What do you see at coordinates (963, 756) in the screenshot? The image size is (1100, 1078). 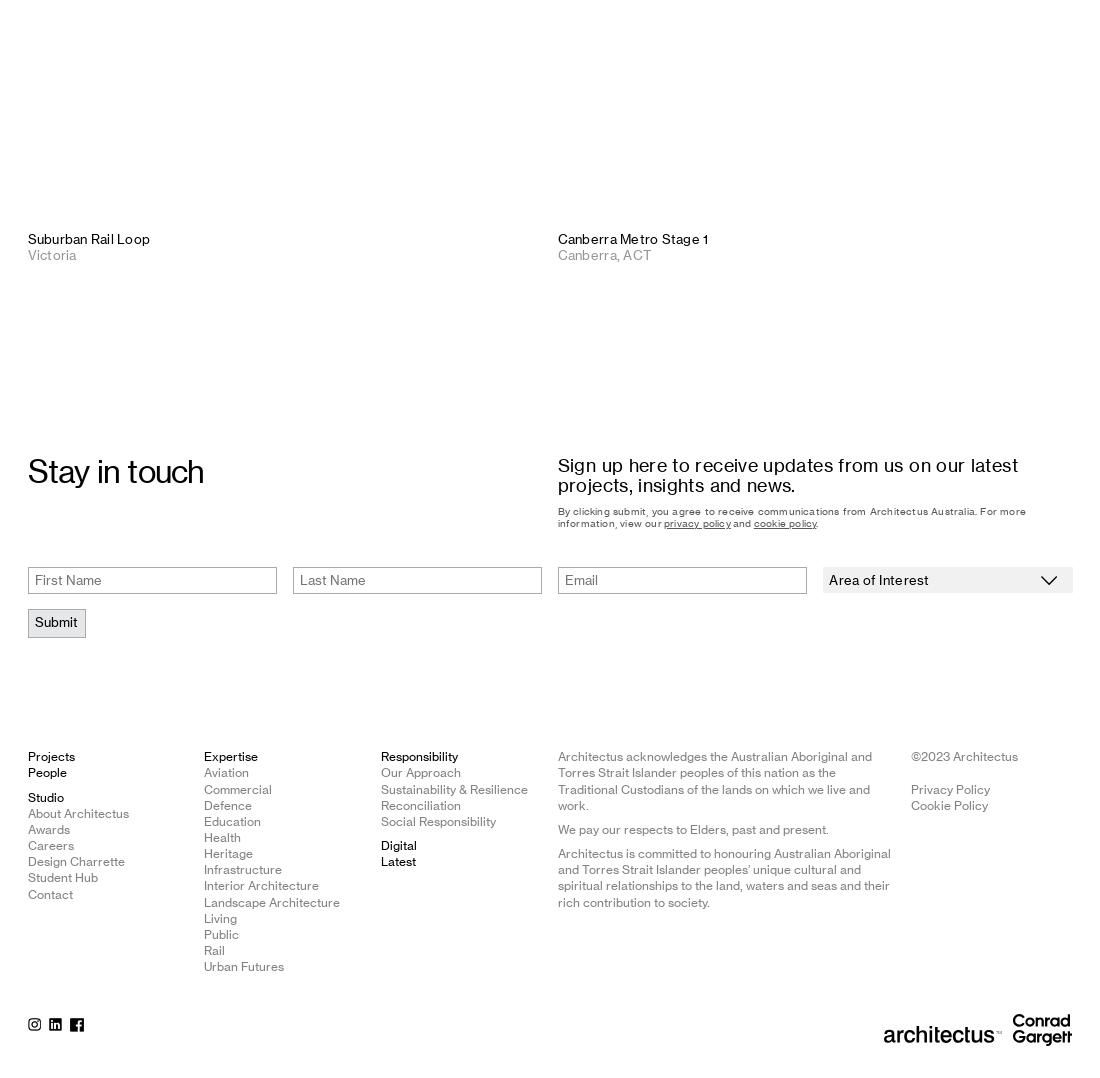 I see `'©2023 Architectus'` at bounding box center [963, 756].